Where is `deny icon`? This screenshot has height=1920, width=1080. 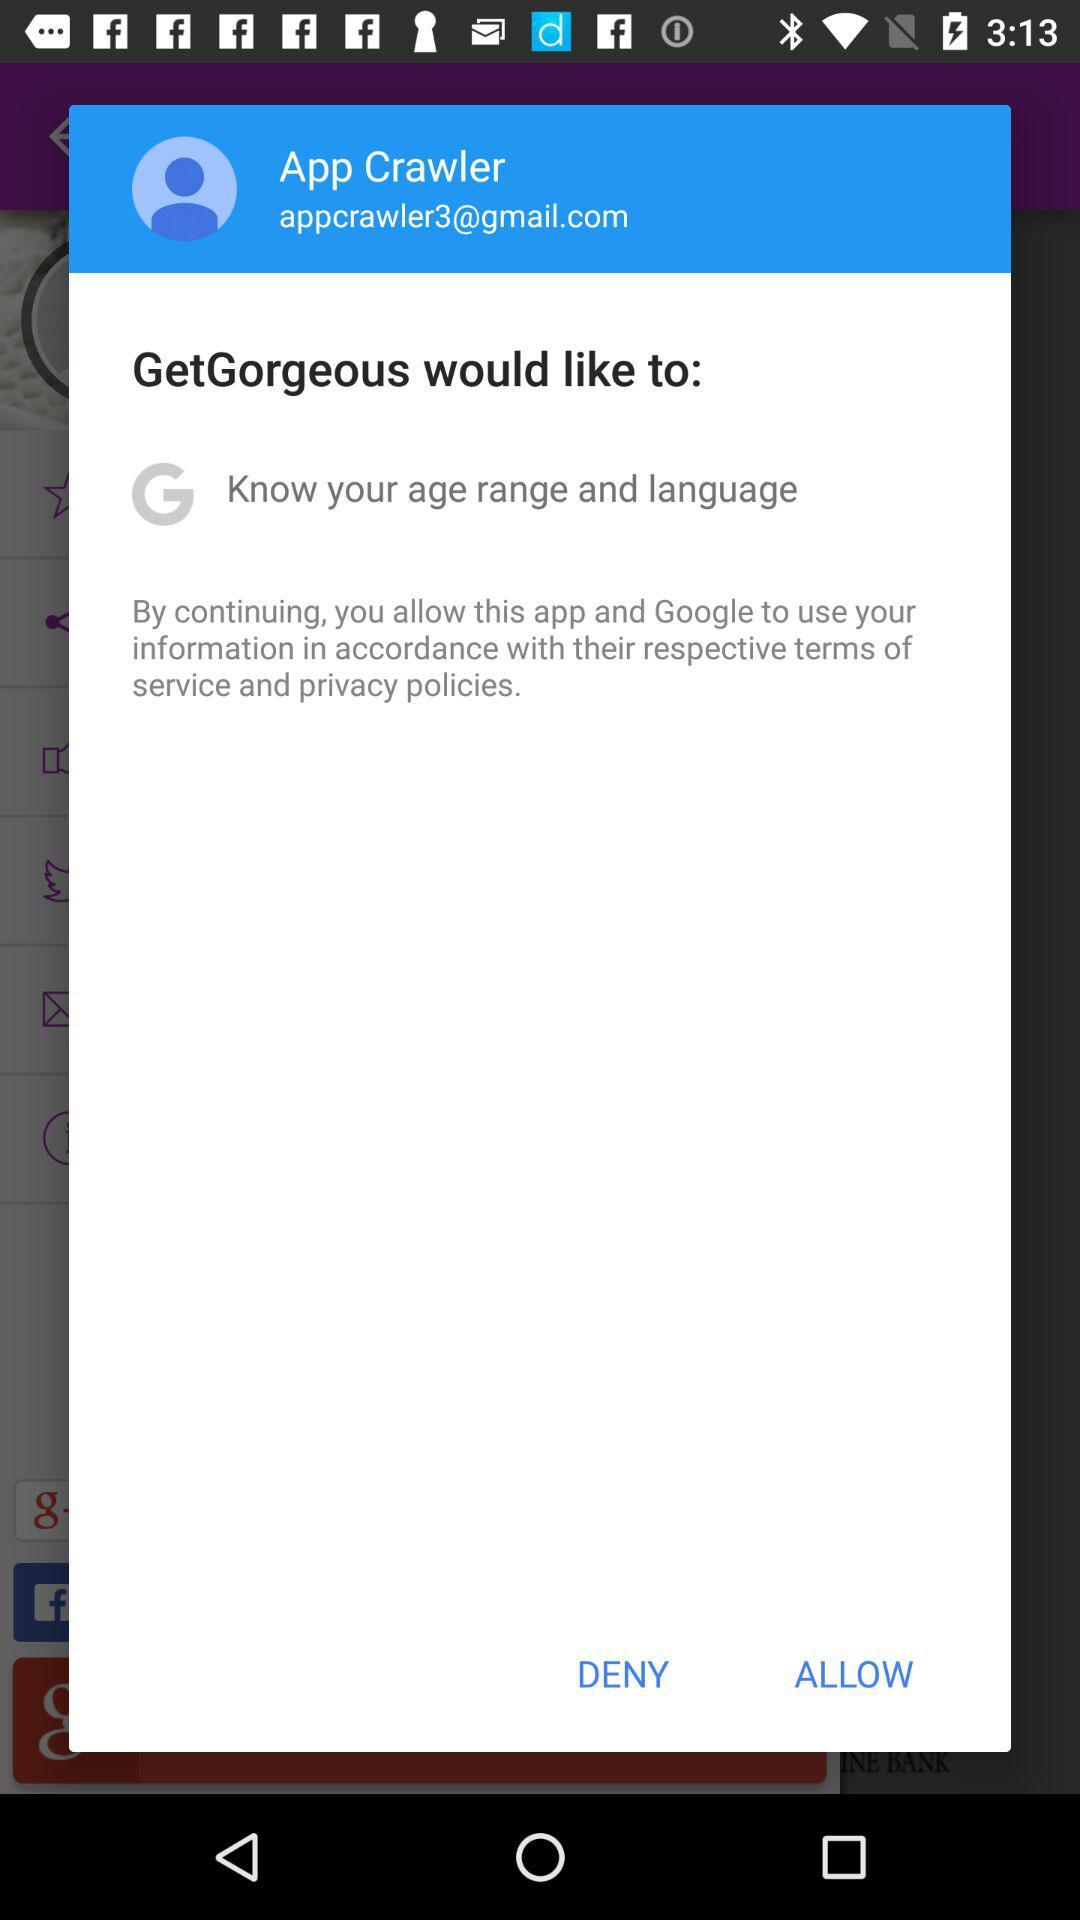
deny icon is located at coordinates (621, 1673).